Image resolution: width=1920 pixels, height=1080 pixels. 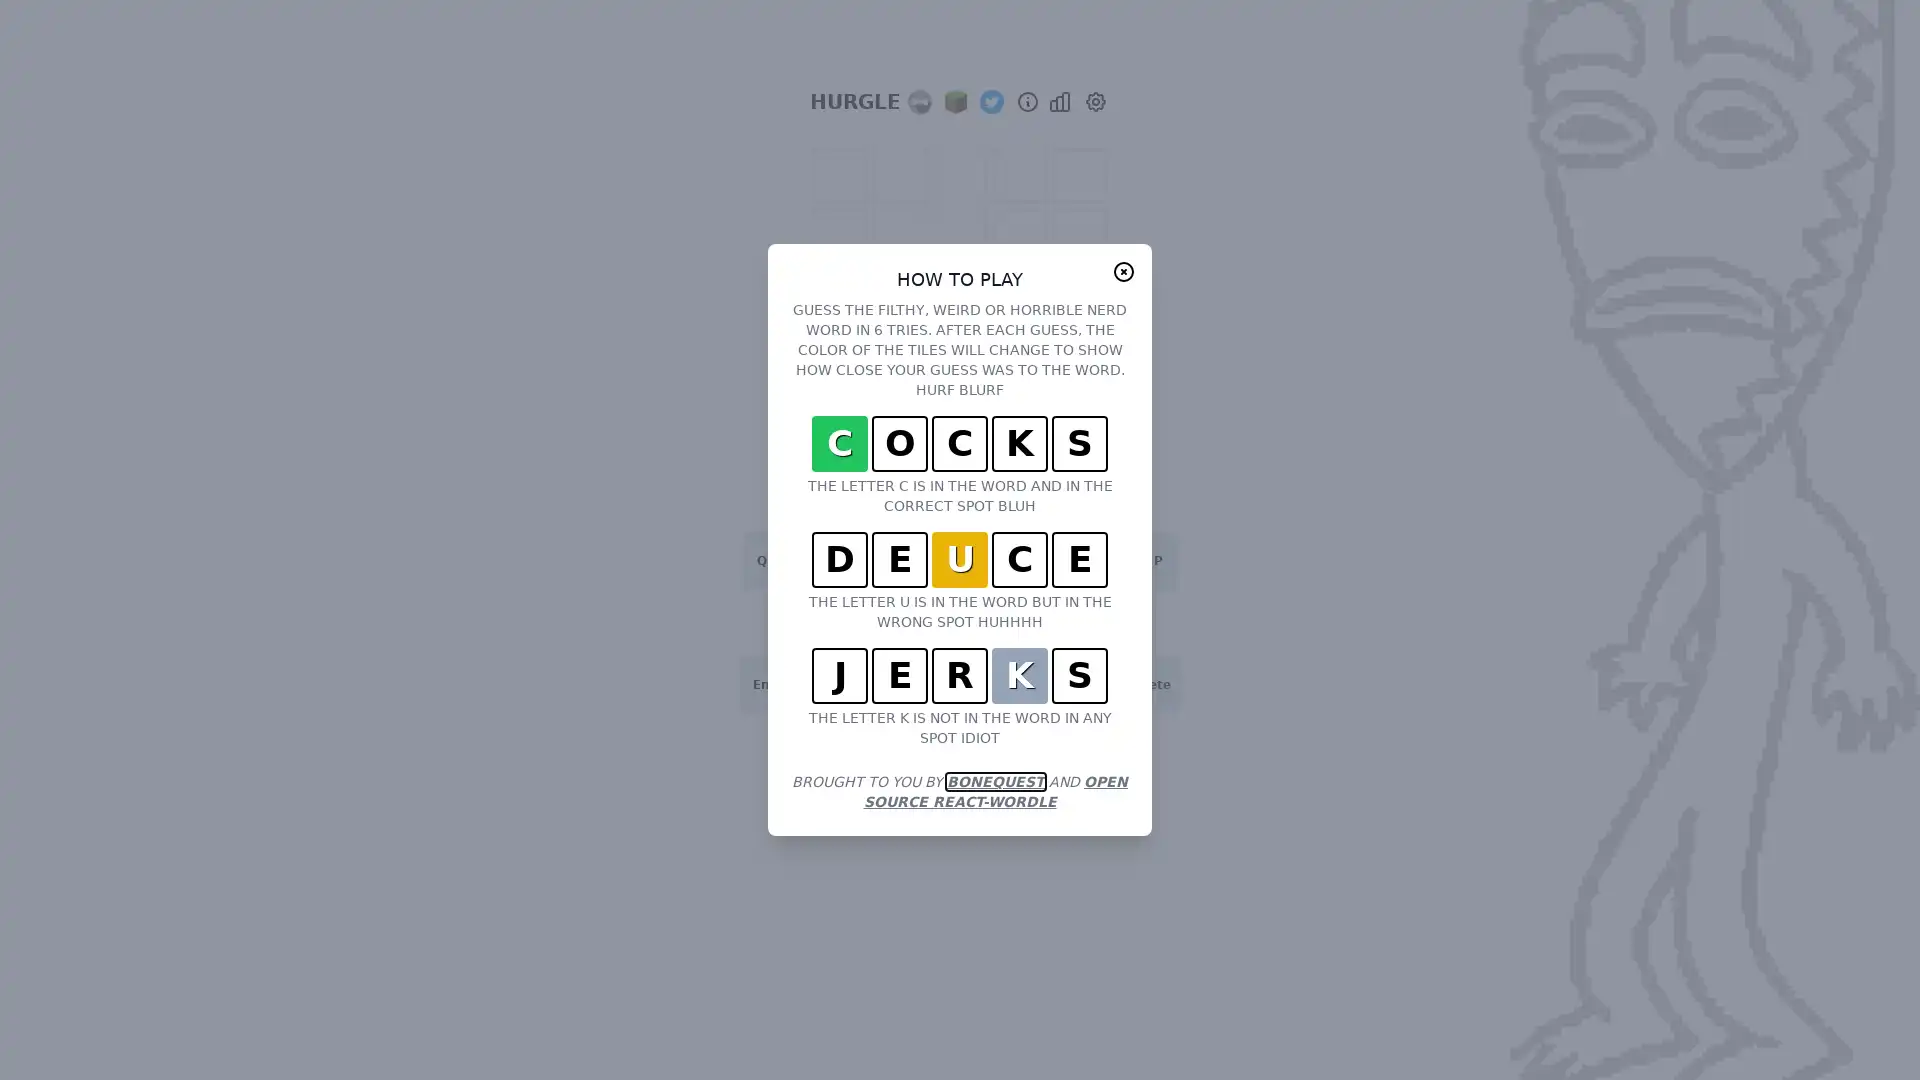 I want to click on H, so click(x=1003, y=622).